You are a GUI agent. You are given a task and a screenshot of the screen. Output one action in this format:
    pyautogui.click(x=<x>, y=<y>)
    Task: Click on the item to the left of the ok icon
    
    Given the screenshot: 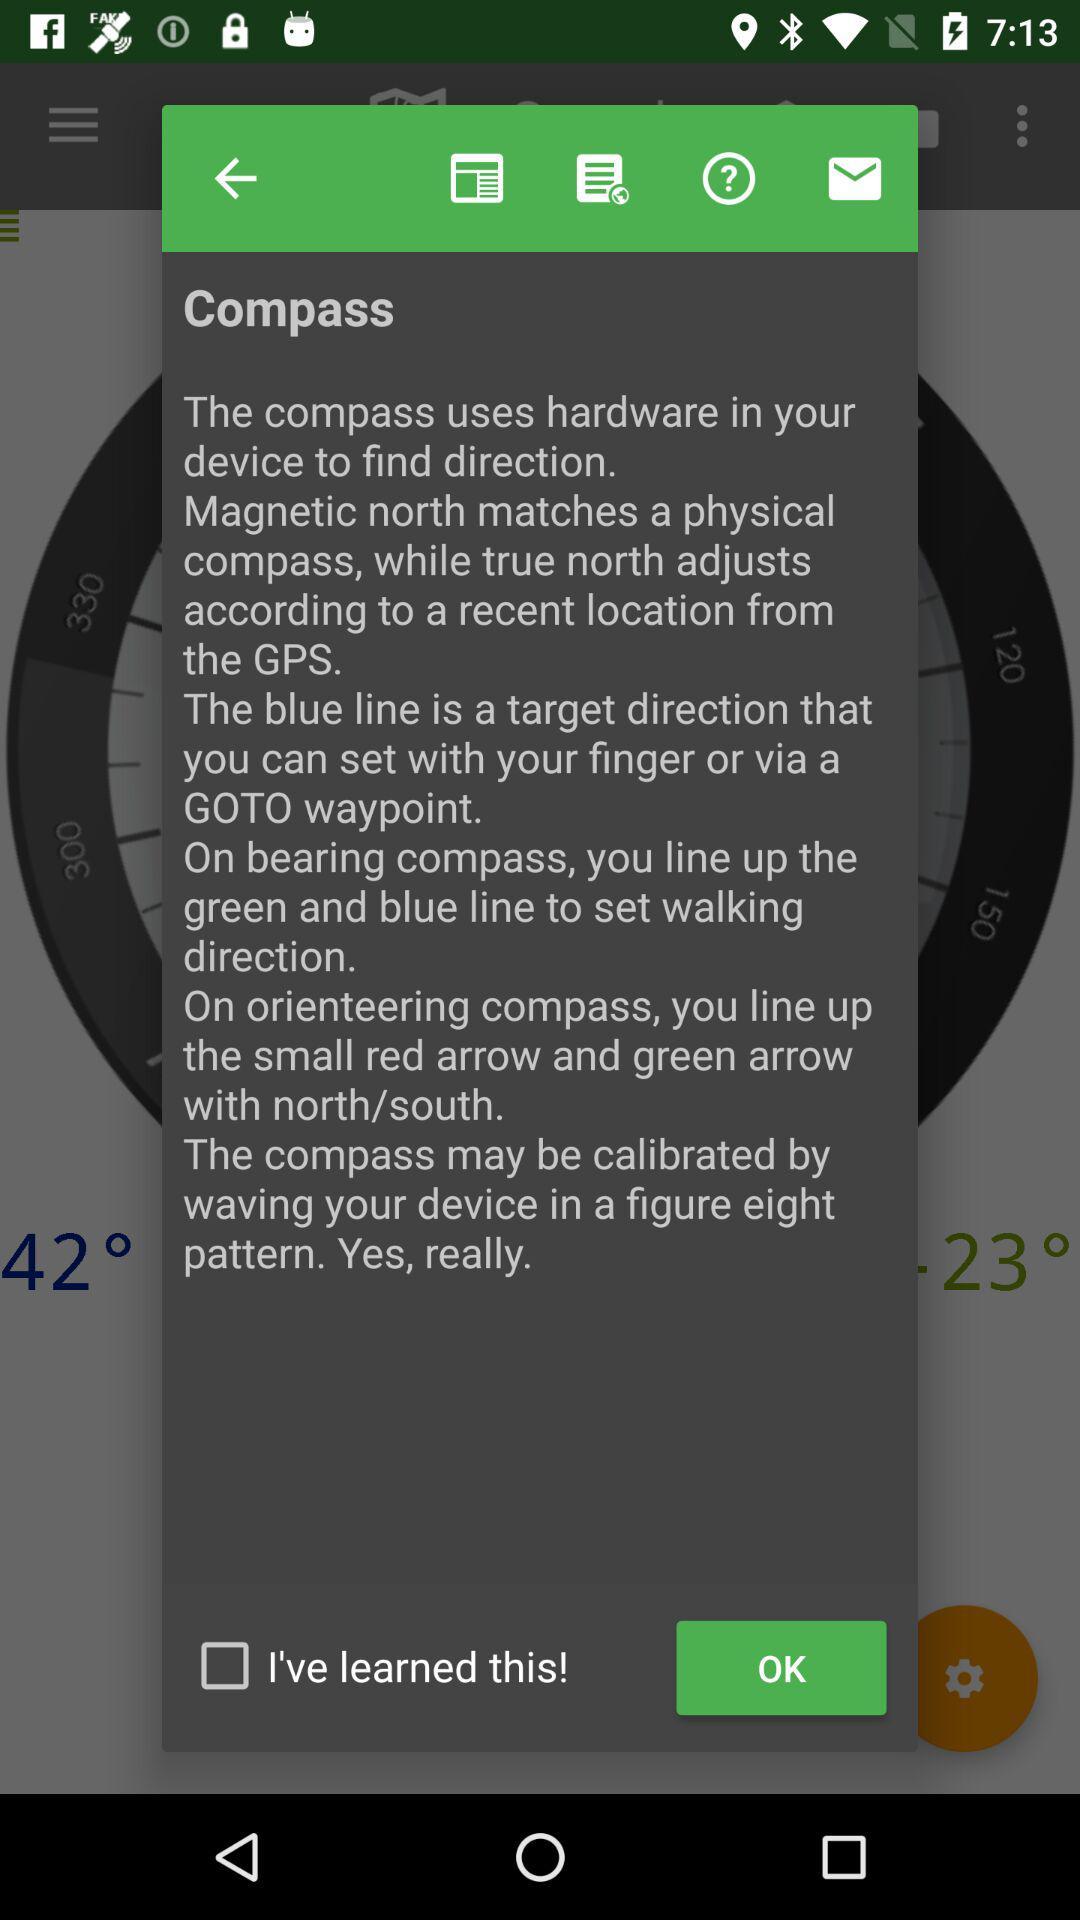 What is the action you would take?
    pyautogui.click(x=423, y=1665)
    